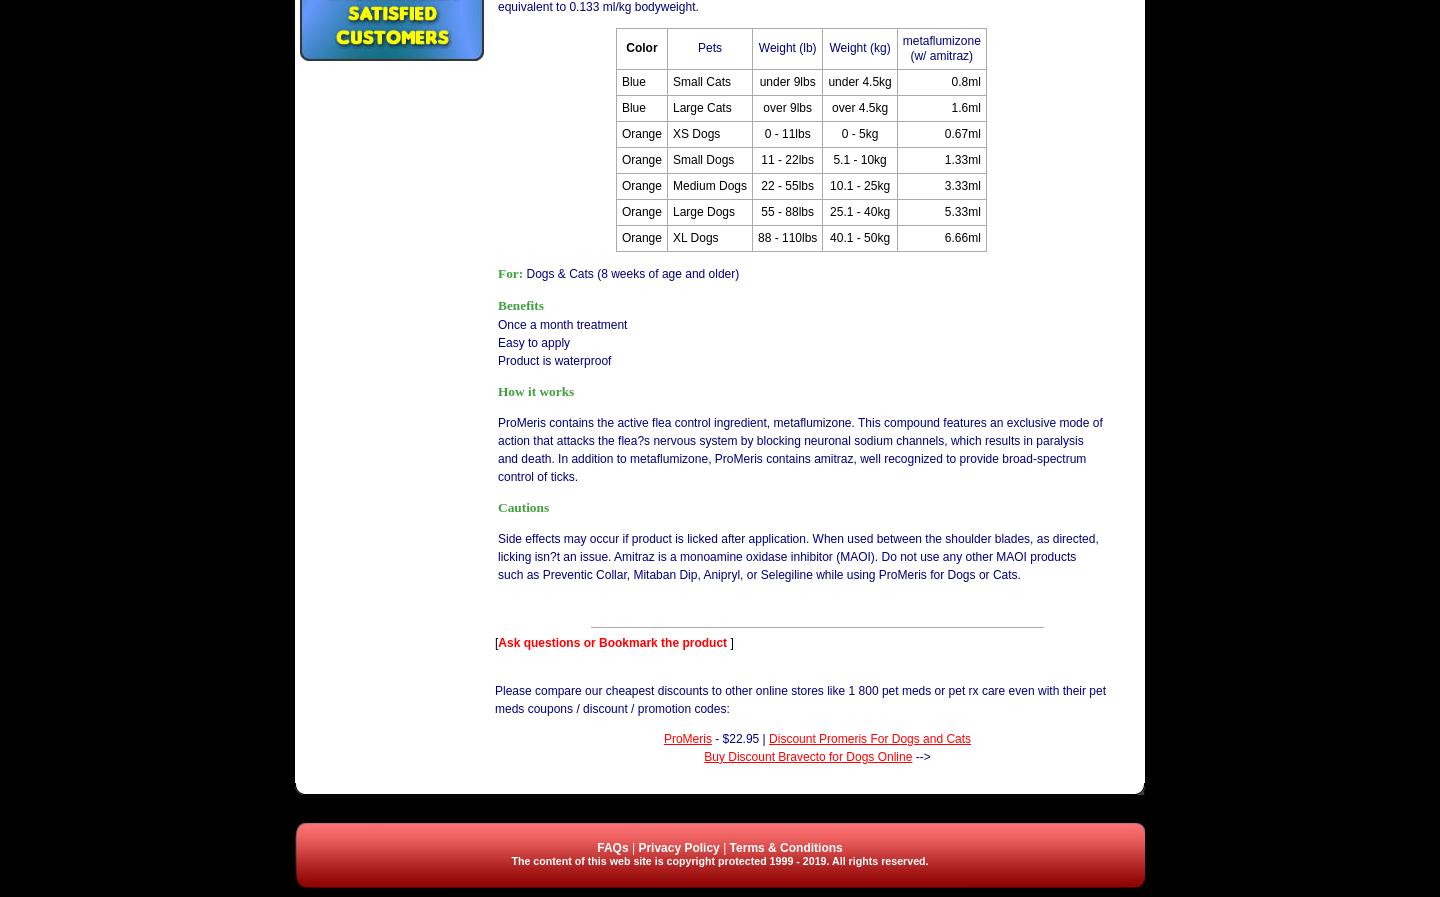 This screenshot has width=1440, height=897. I want to click on 'Privacy Policy', so click(678, 847).